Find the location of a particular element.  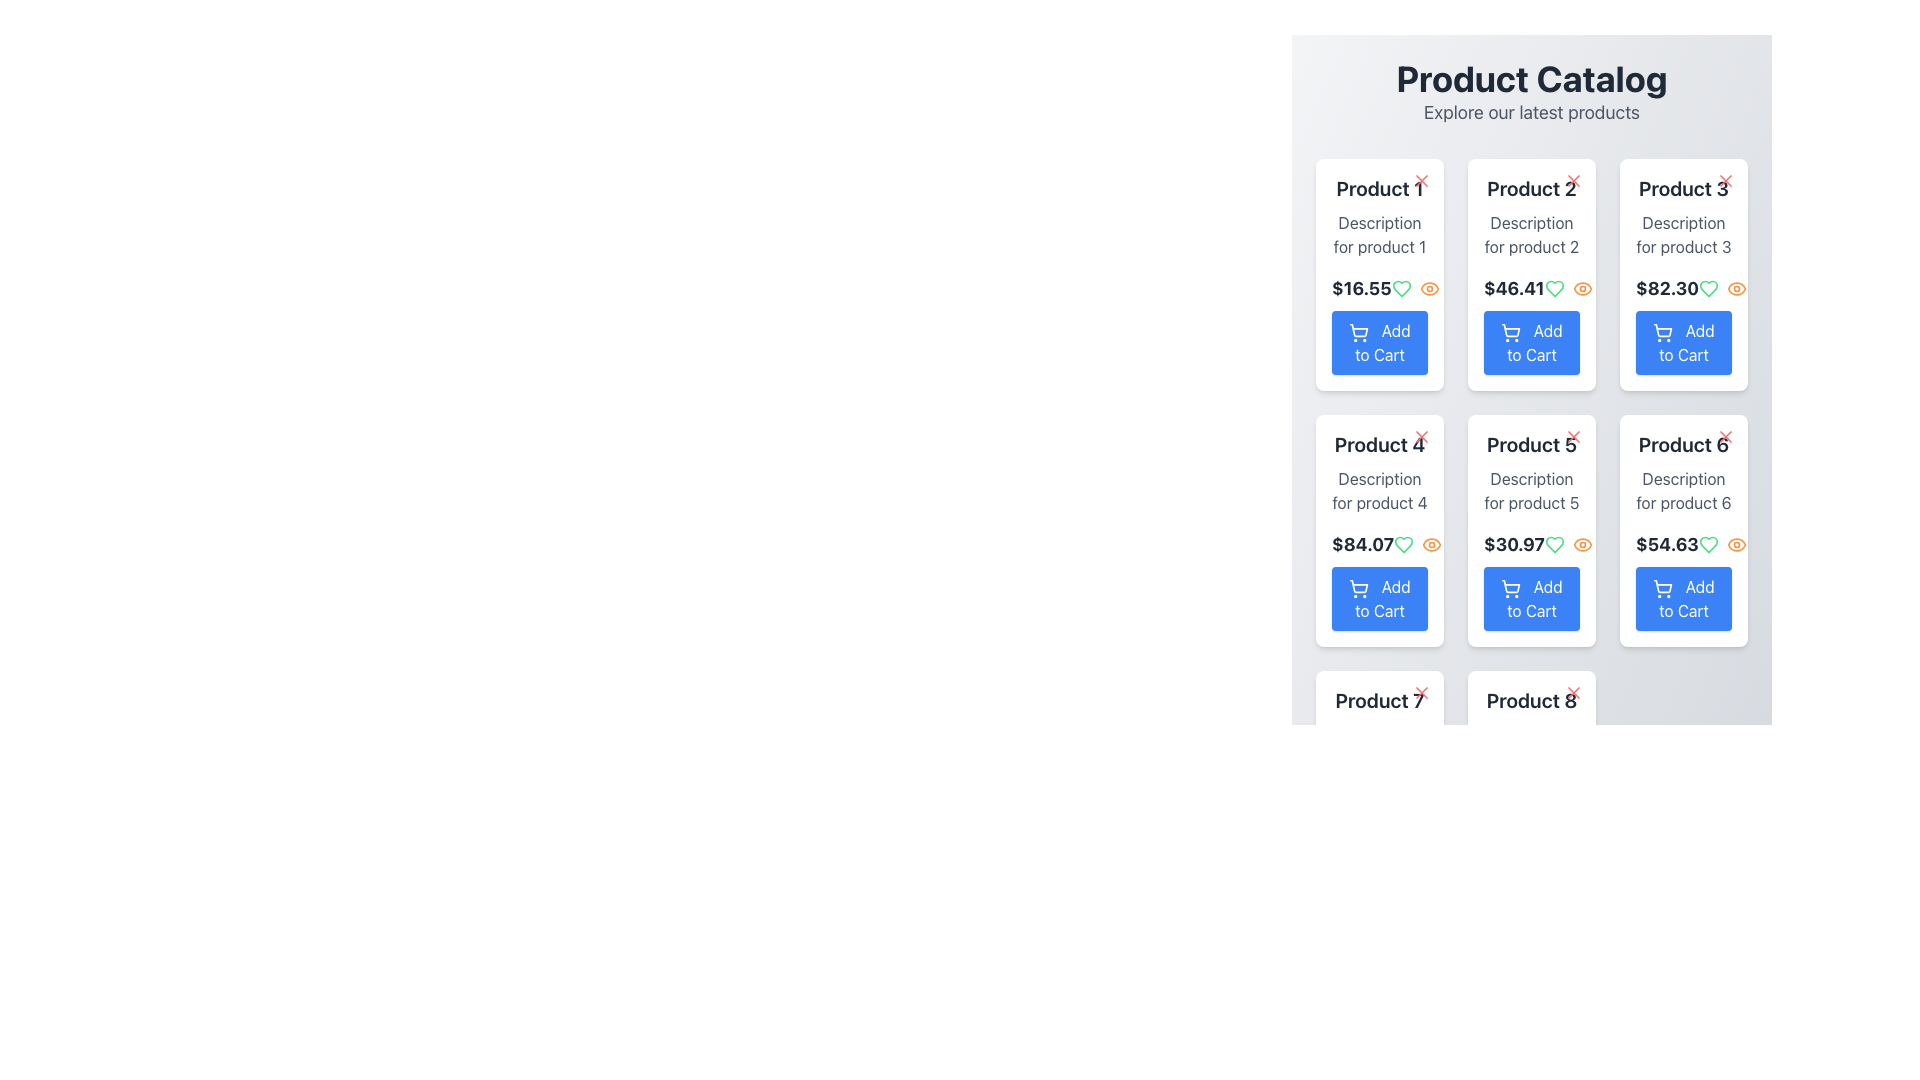

the price text displaying '$82.30' located in the upper central part of the 'Product 3' card, situated beneath the product description and above the 'Add to Cart' button is located at coordinates (1683, 289).